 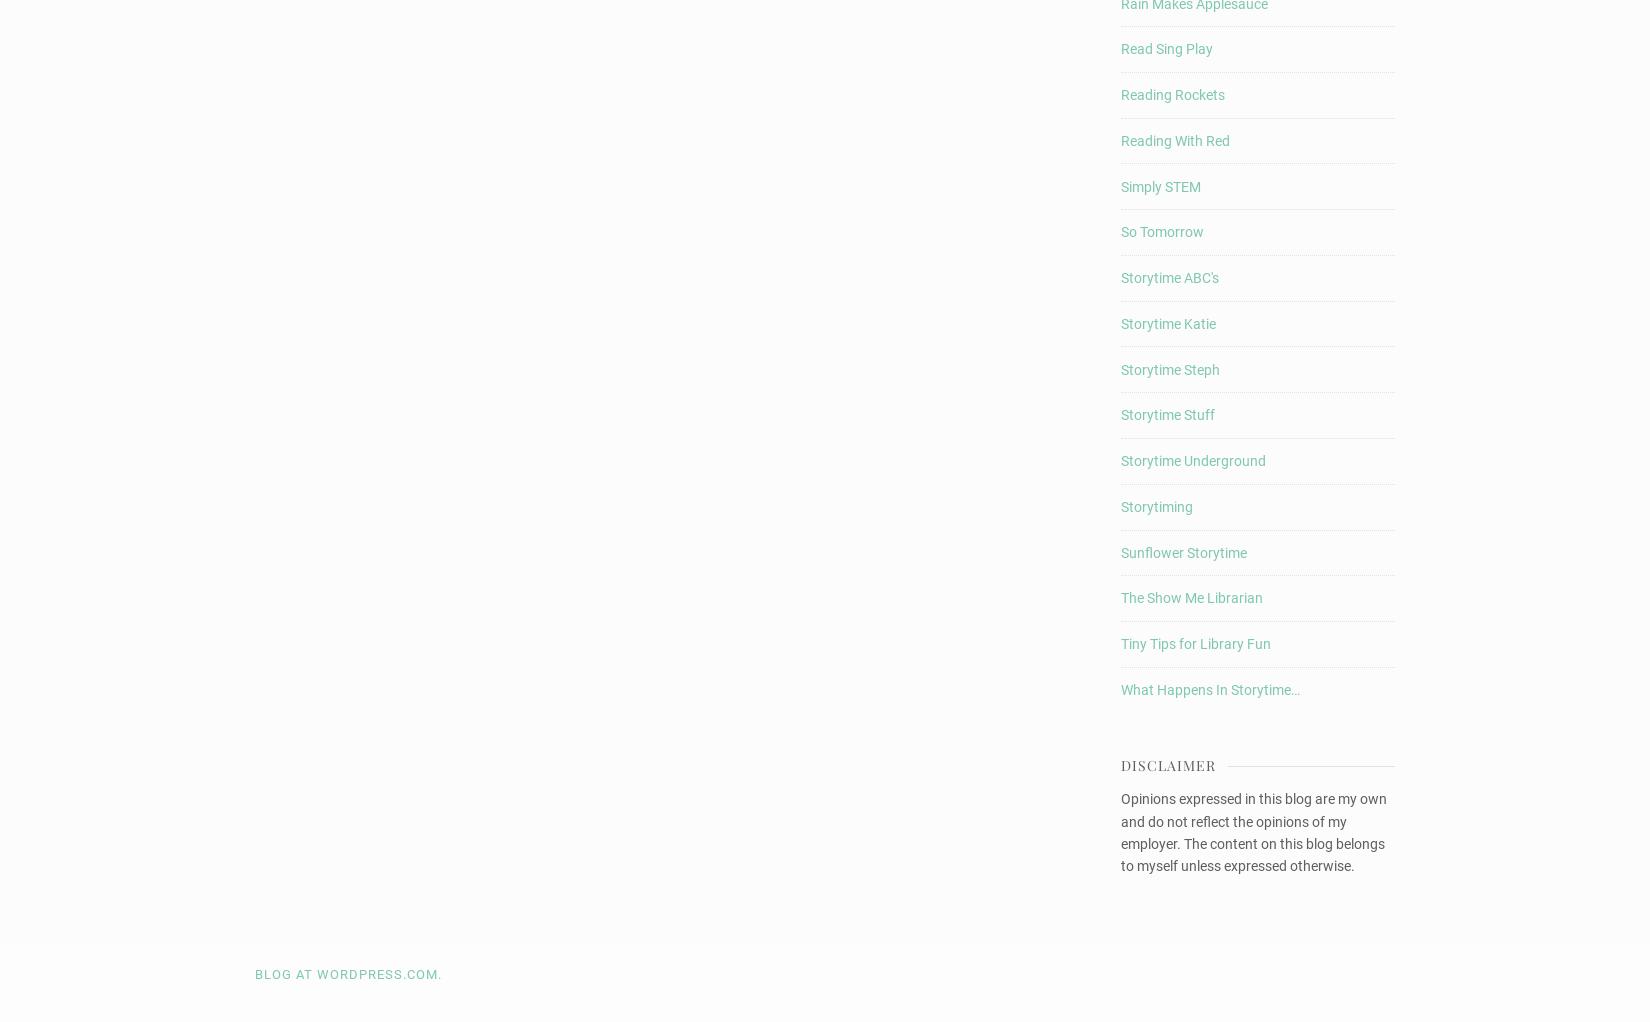 What do you see at coordinates (1172, 94) in the screenshot?
I see `'Reading Rockets'` at bounding box center [1172, 94].